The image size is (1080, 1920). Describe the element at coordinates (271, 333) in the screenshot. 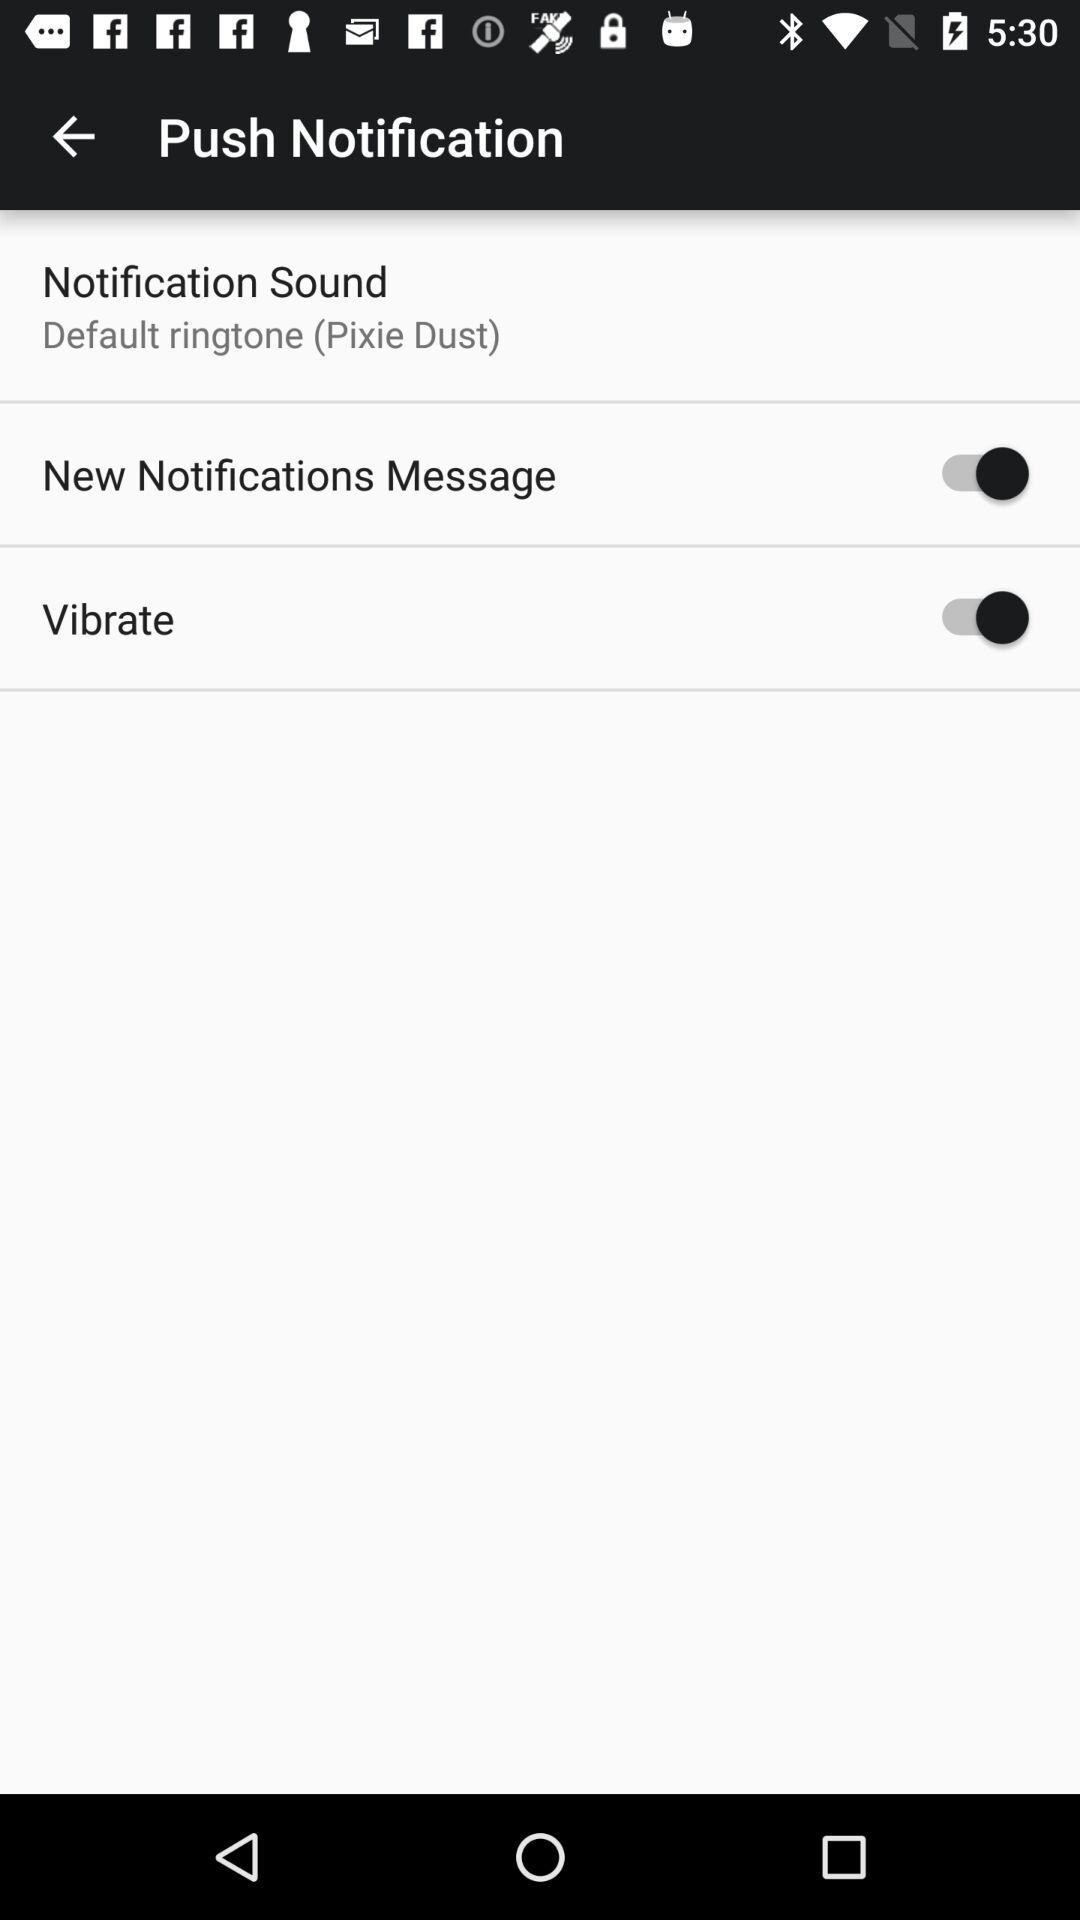

I see `the icon below notification sound icon` at that location.